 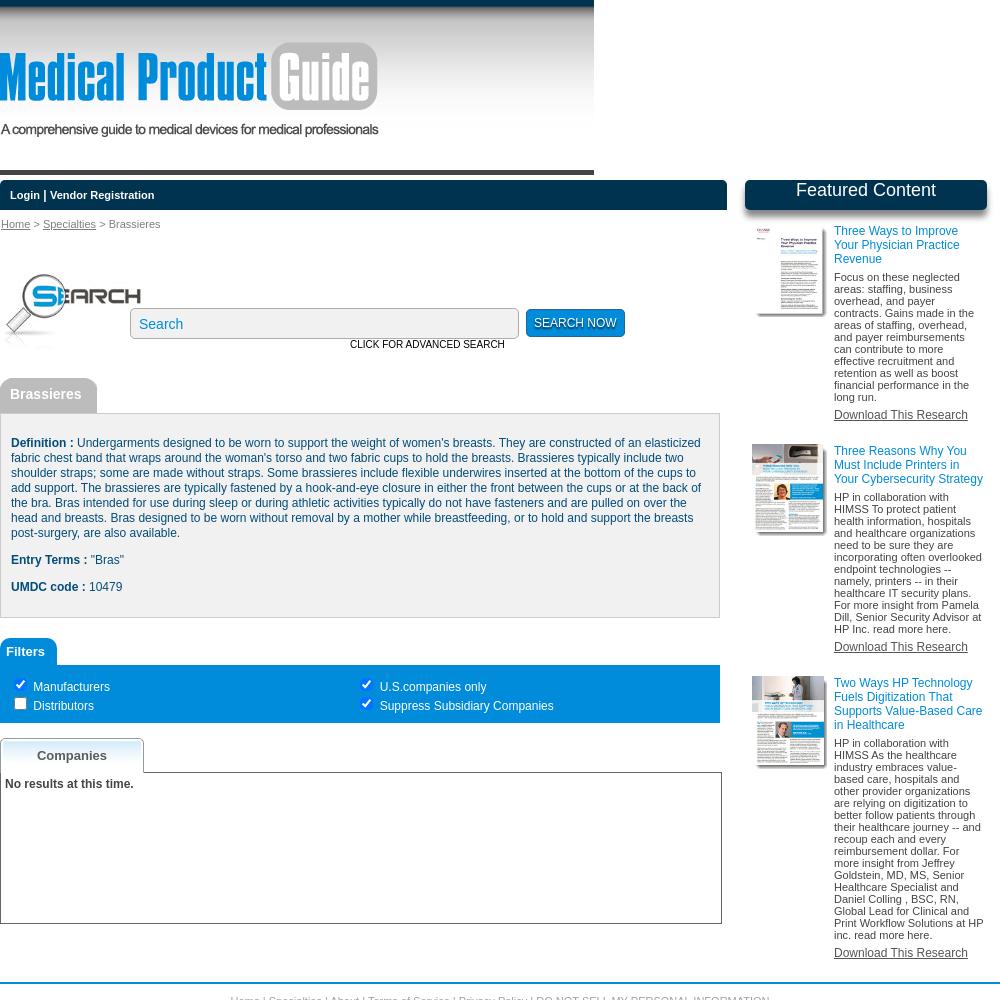 What do you see at coordinates (68, 784) in the screenshot?
I see `'No results at this  time.'` at bounding box center [68, 784].